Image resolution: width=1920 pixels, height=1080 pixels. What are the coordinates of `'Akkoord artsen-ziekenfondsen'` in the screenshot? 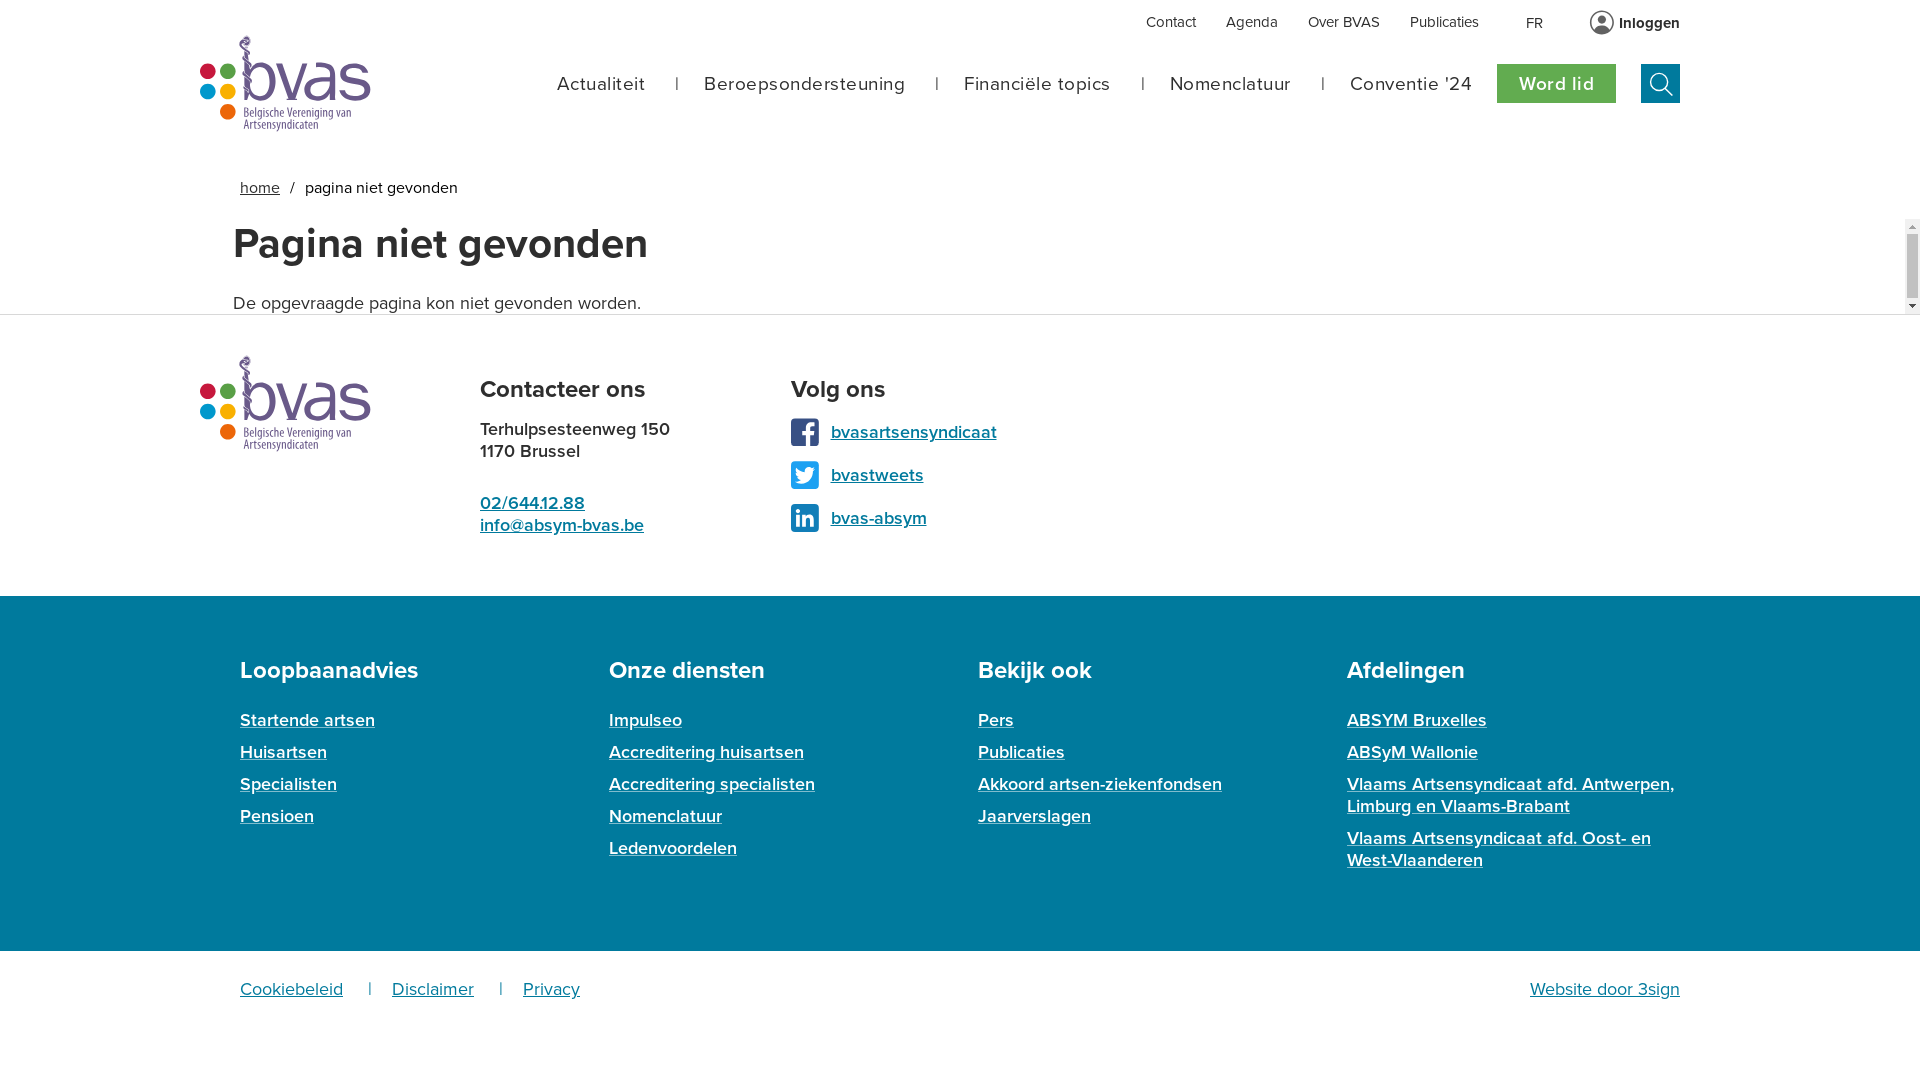 It's located at (1098, 782).